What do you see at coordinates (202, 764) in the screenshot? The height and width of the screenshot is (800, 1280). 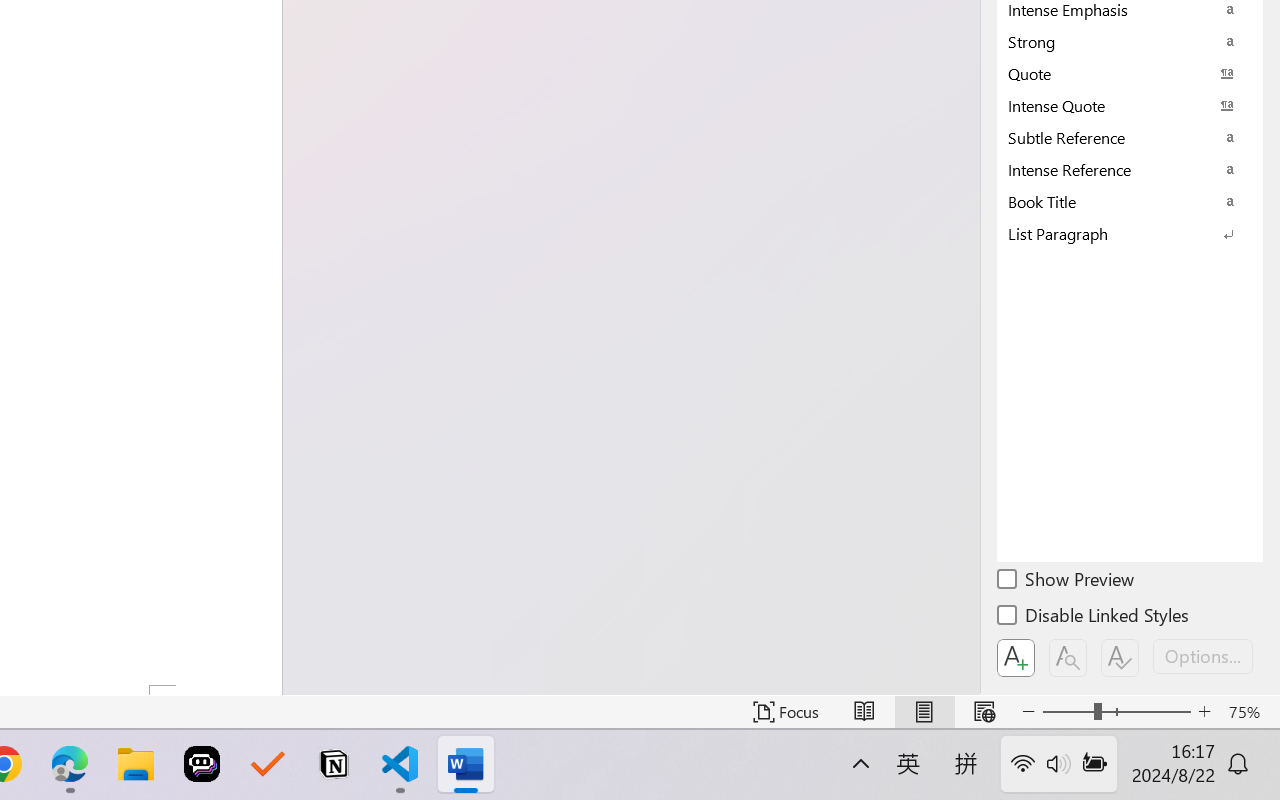 I see `'Poe'` at bounding box center [202, 764].